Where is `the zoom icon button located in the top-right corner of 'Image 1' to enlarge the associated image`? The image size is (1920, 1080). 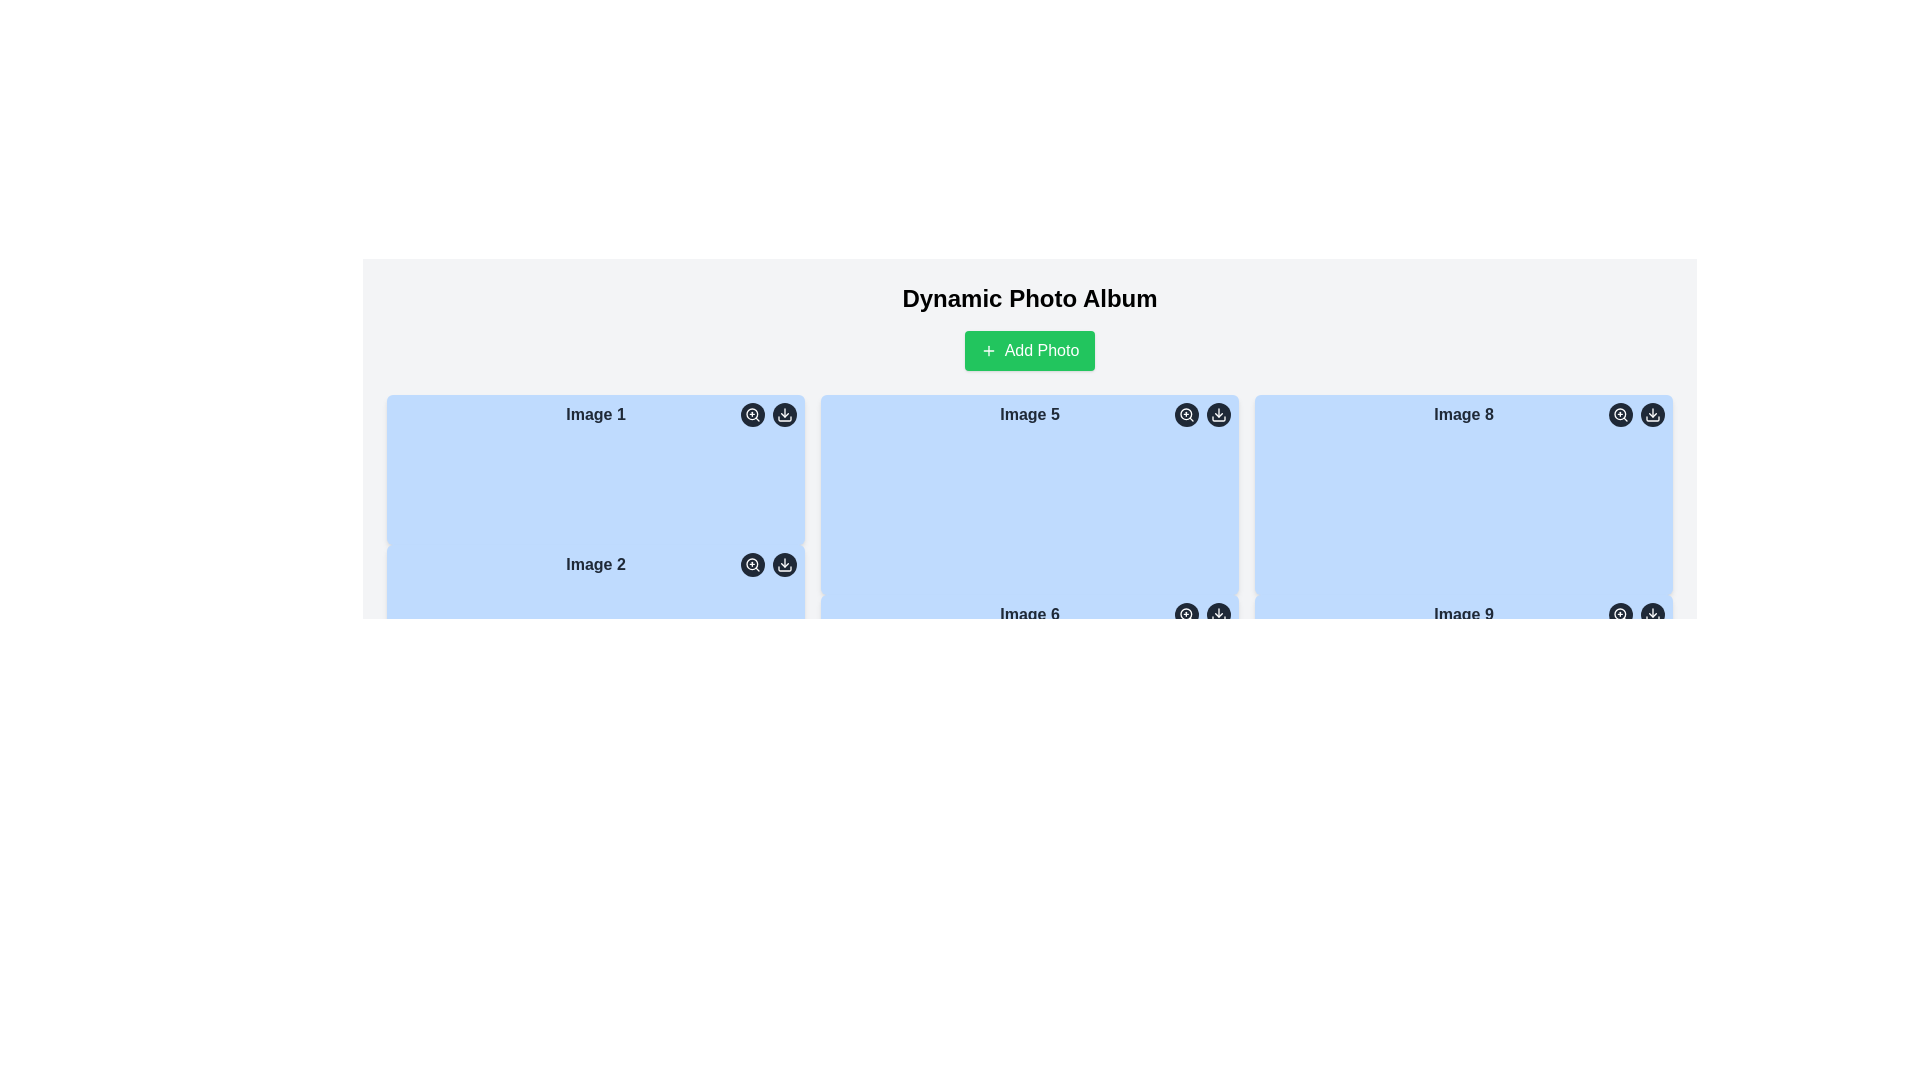 the zoom icon button located in the top-right corner of 'Image 1' to enlarge the associated image is located at coordinates (752, 414).